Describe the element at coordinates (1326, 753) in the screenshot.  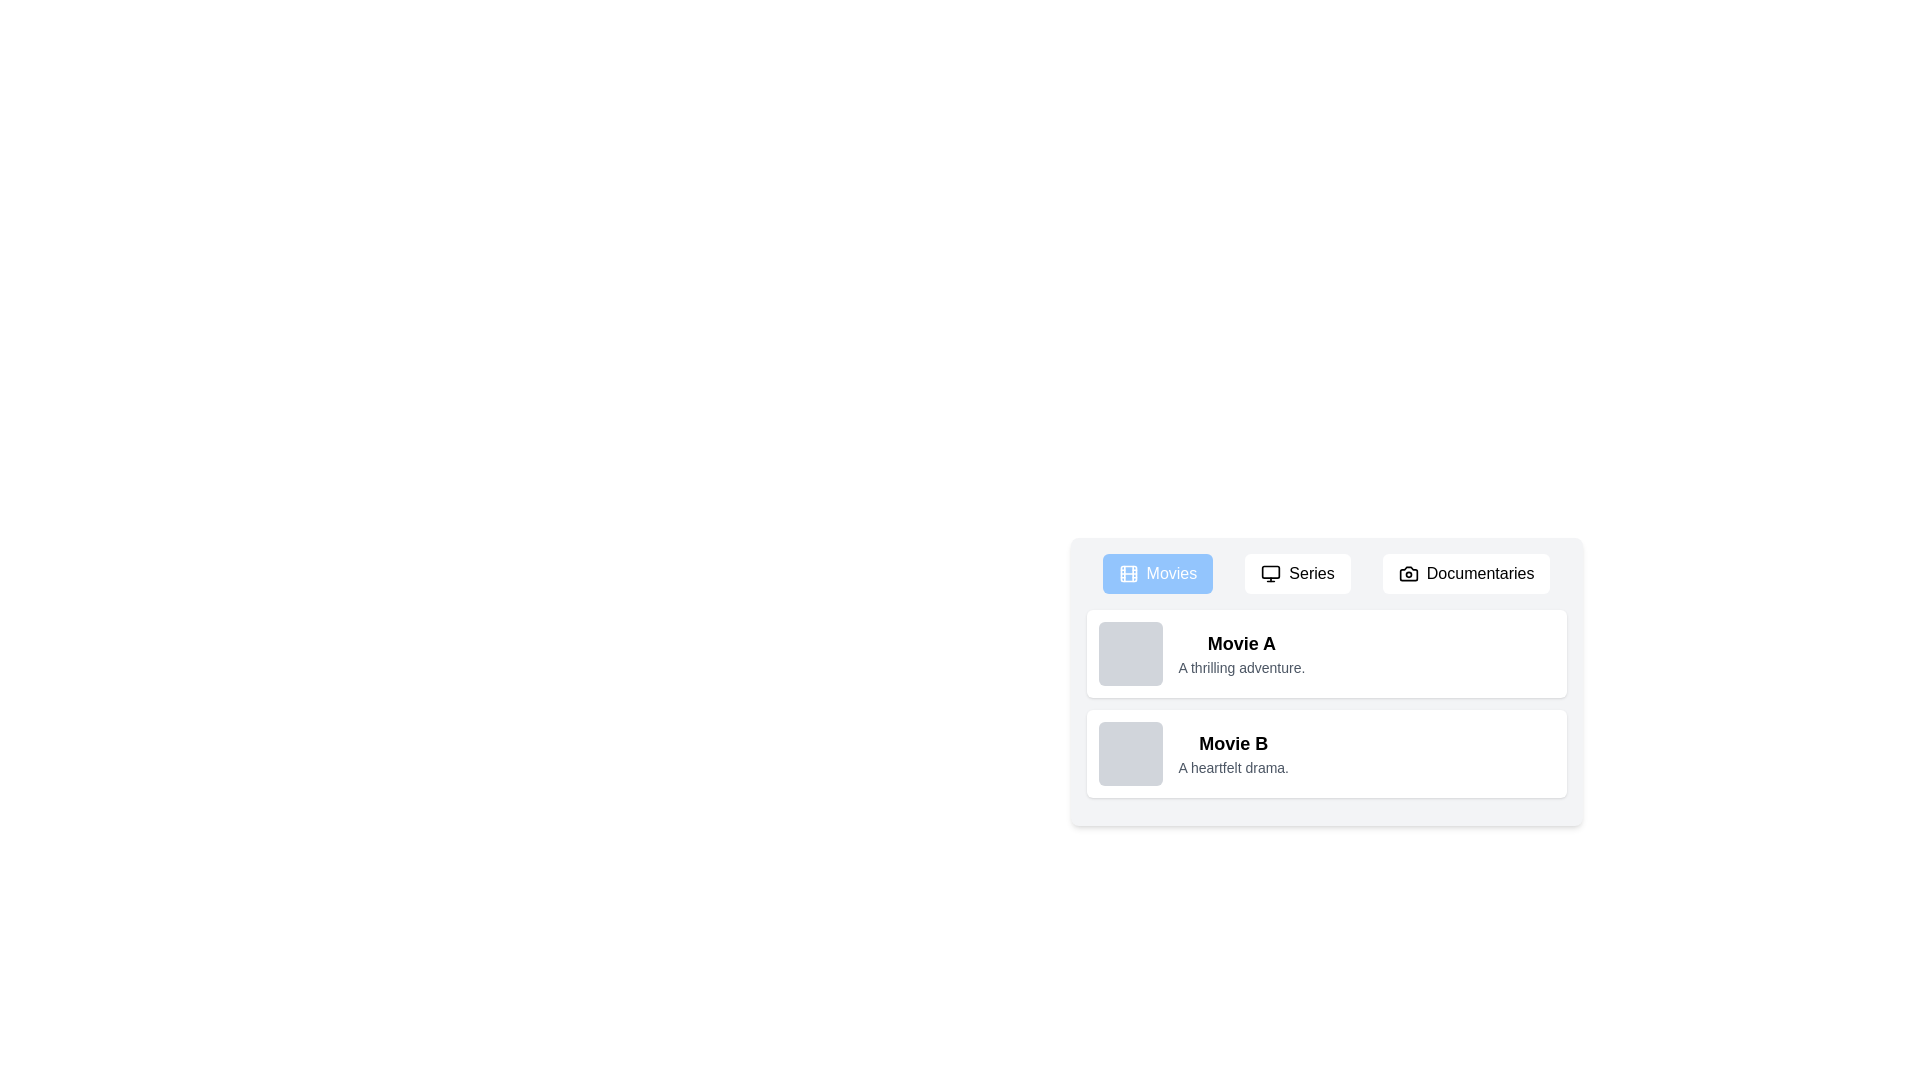
I see `the content item Movie B under the active tab` at that location.